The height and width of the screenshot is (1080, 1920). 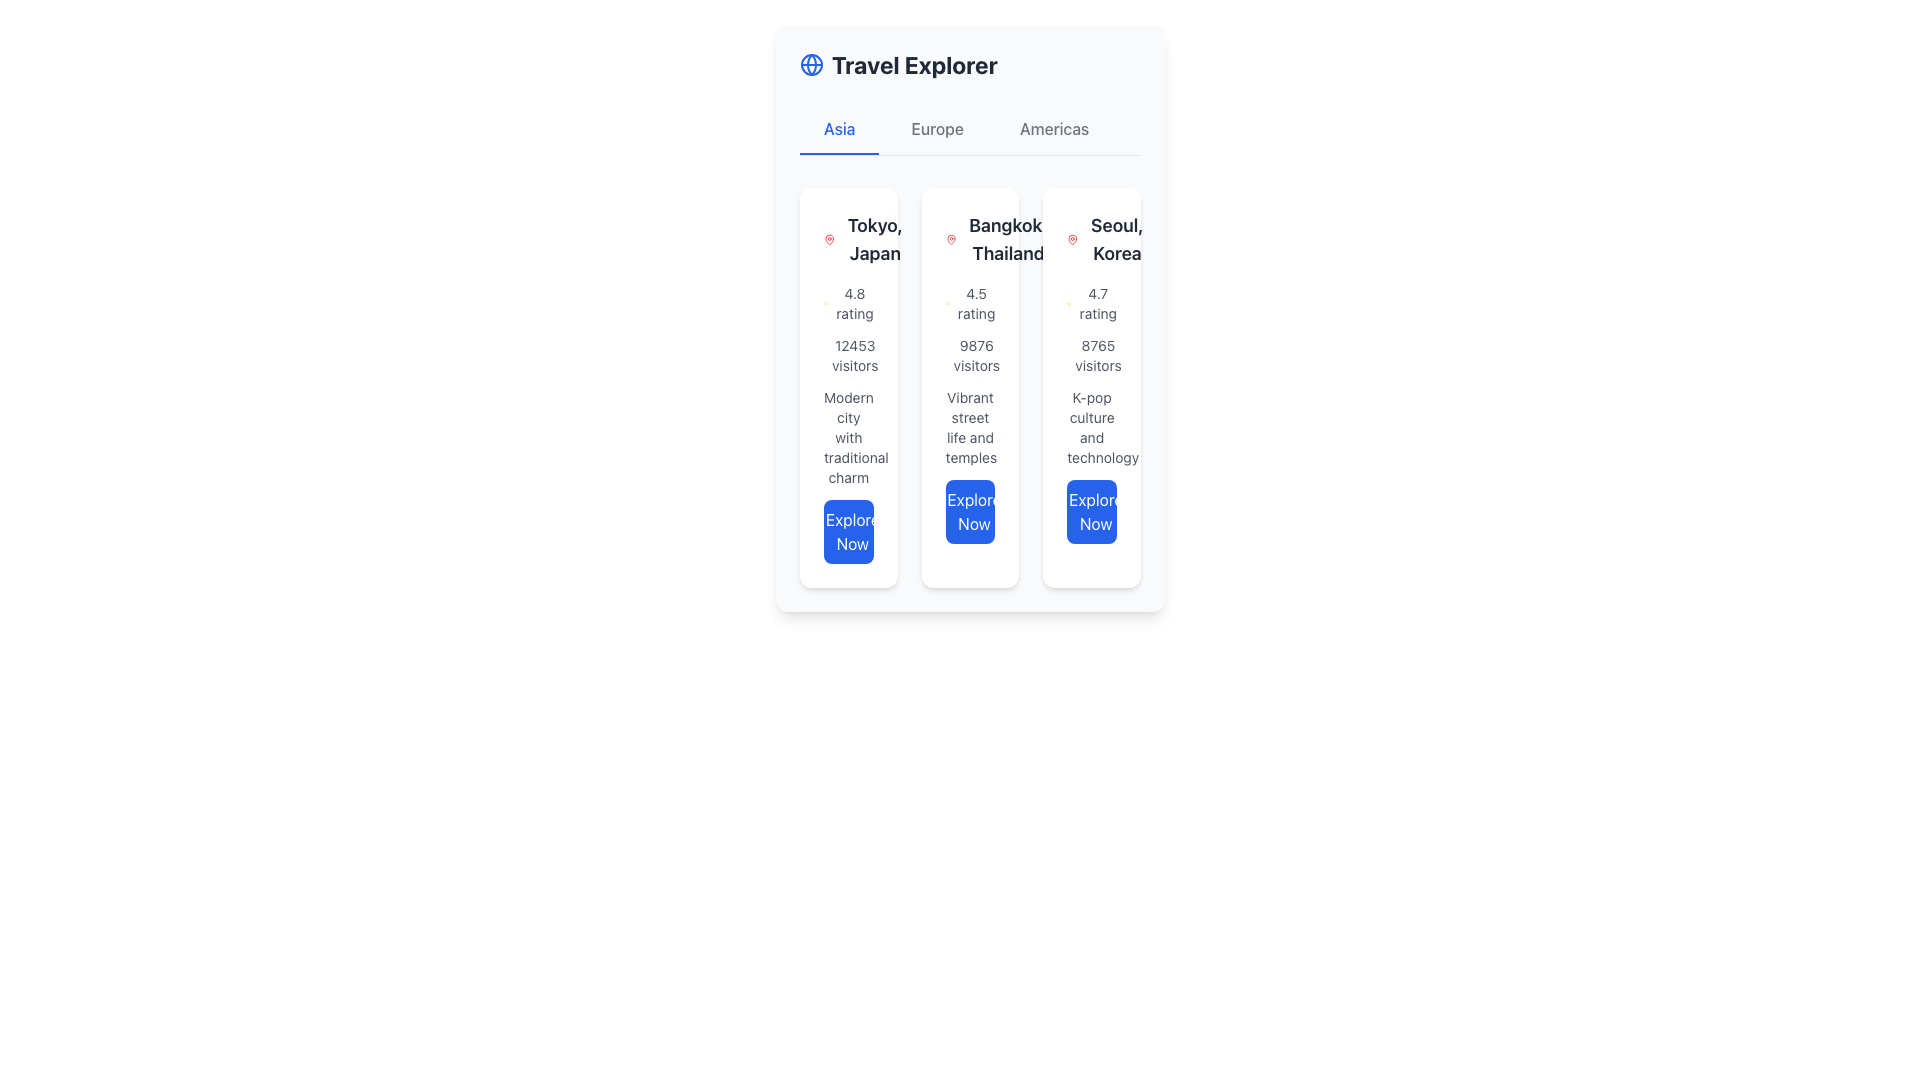 I want to click on the second text element in the card for 'Seoul, Korea' that displays the number of visitors associated with the travel destination, so click(x=1091, y=354).